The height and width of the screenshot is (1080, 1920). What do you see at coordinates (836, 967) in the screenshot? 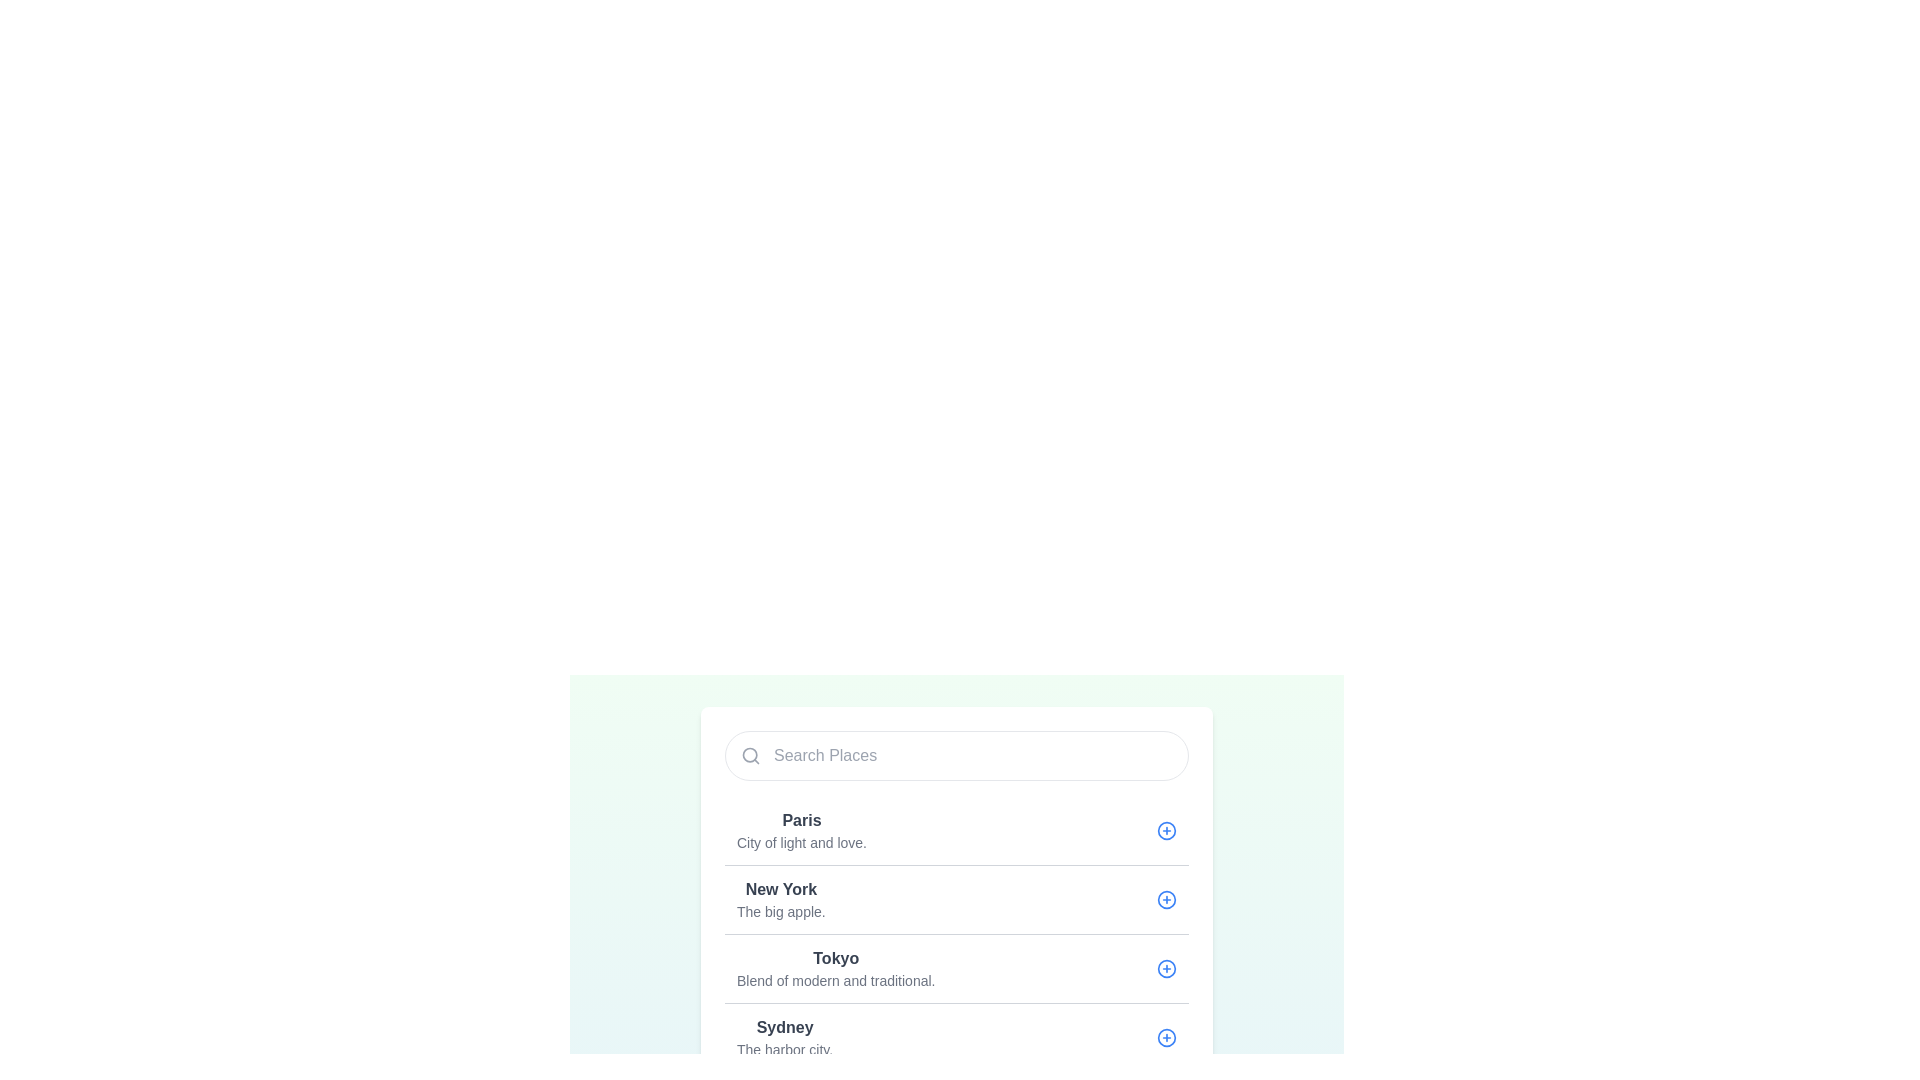
I see `the text content block that serves as the header and description for the city 'Tokyo', which is the third list item in the vertical list` at bounding box center [836, 967].